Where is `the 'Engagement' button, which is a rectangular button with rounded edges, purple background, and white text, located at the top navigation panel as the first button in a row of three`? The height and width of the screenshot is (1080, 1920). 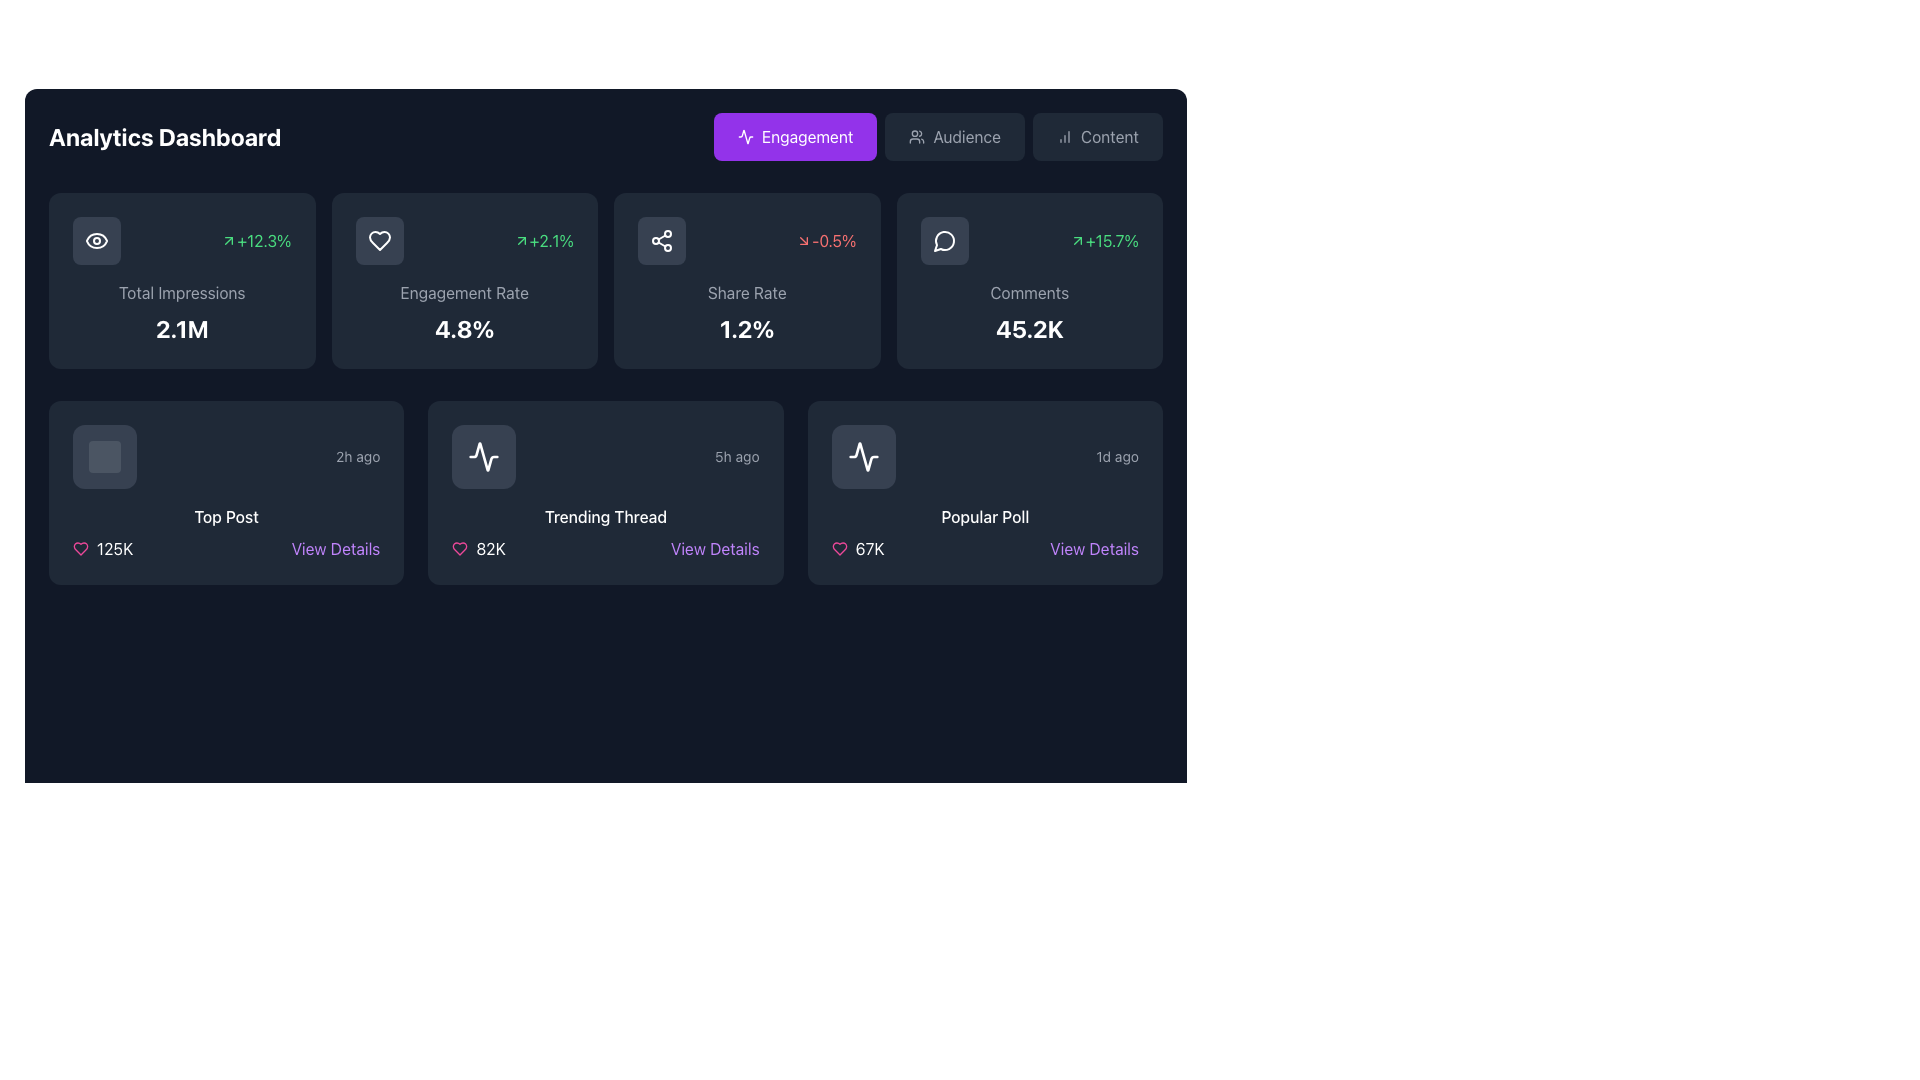
the 'Engagement' button, which is a rectangular button with rounded edges, purple background, and white text, located at the top navigation panel as the first button in a row of three is located at coordinates (794, 136).